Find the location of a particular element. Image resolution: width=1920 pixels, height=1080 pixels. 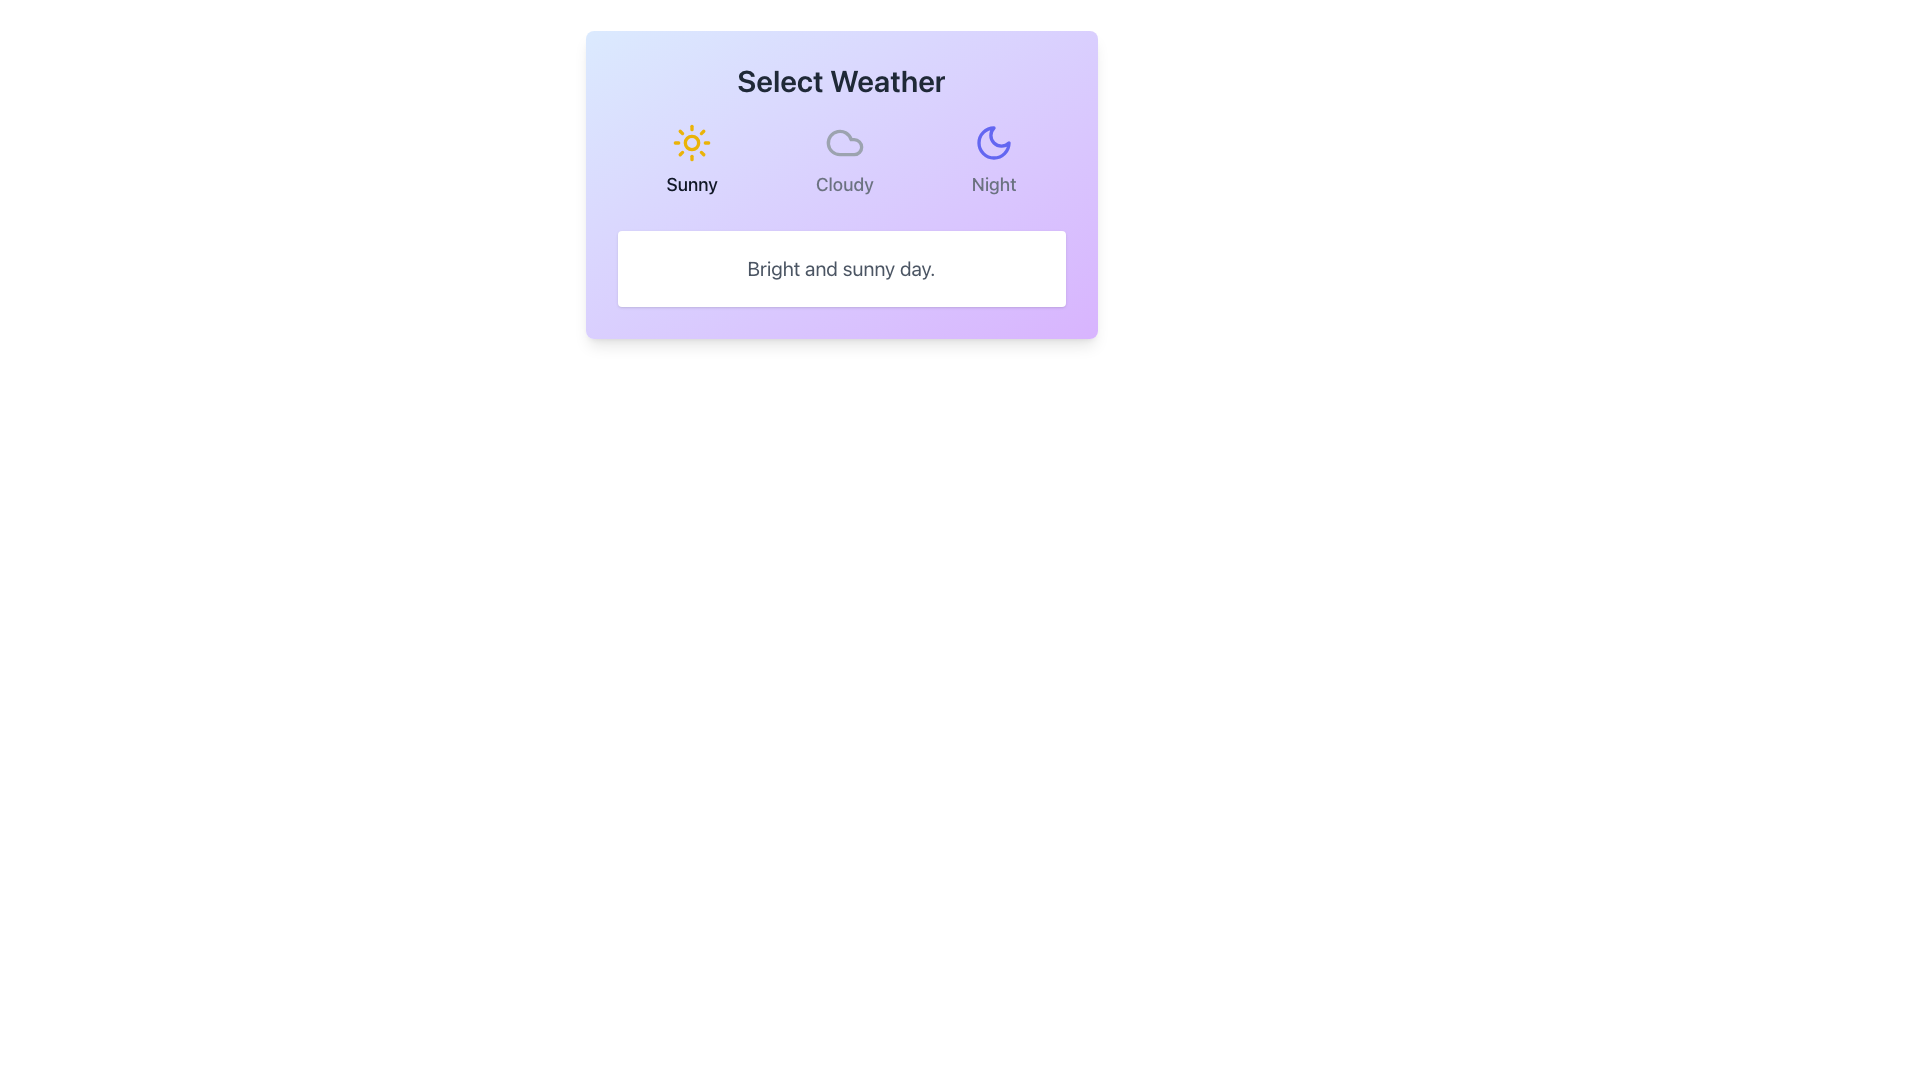

the cloud-shaped weather icon located in the 'Select Weather' section is located at coordinates (844, 141).